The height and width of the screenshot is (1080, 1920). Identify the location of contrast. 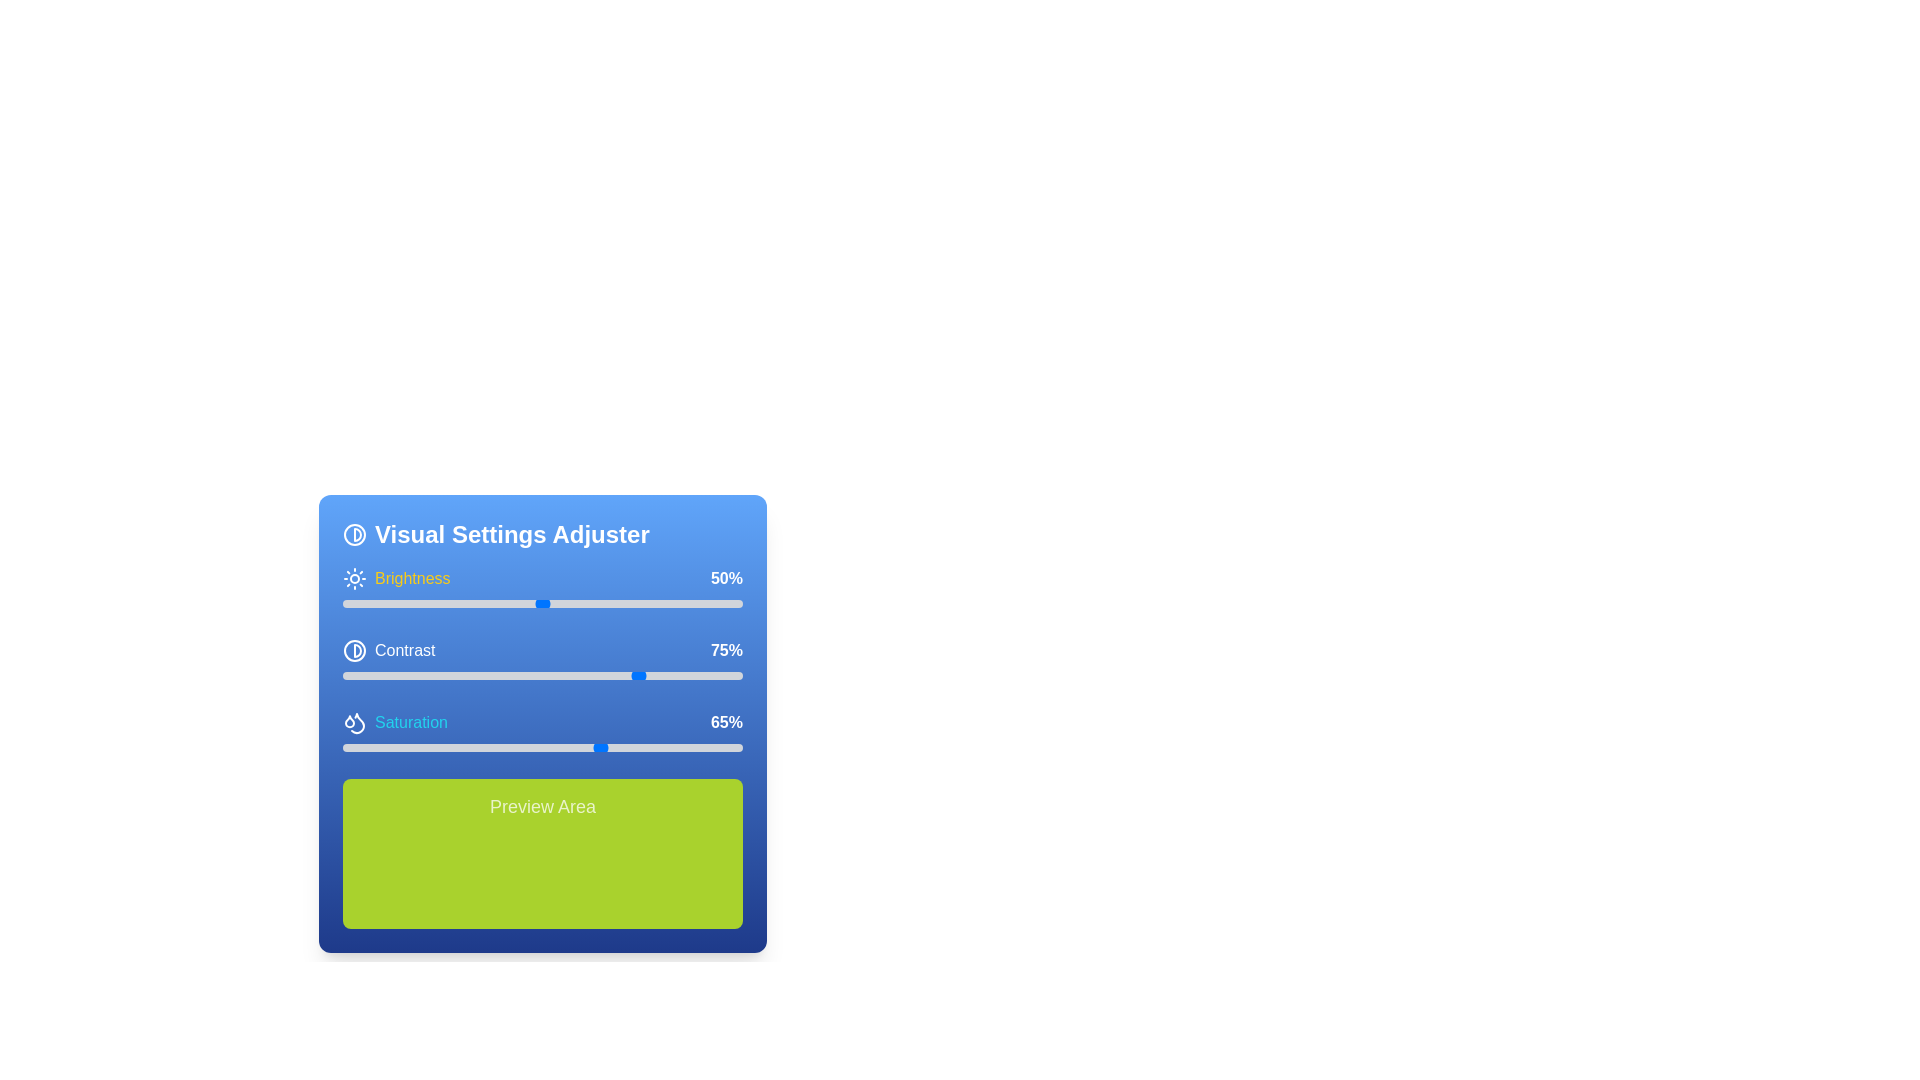
(441, 675).